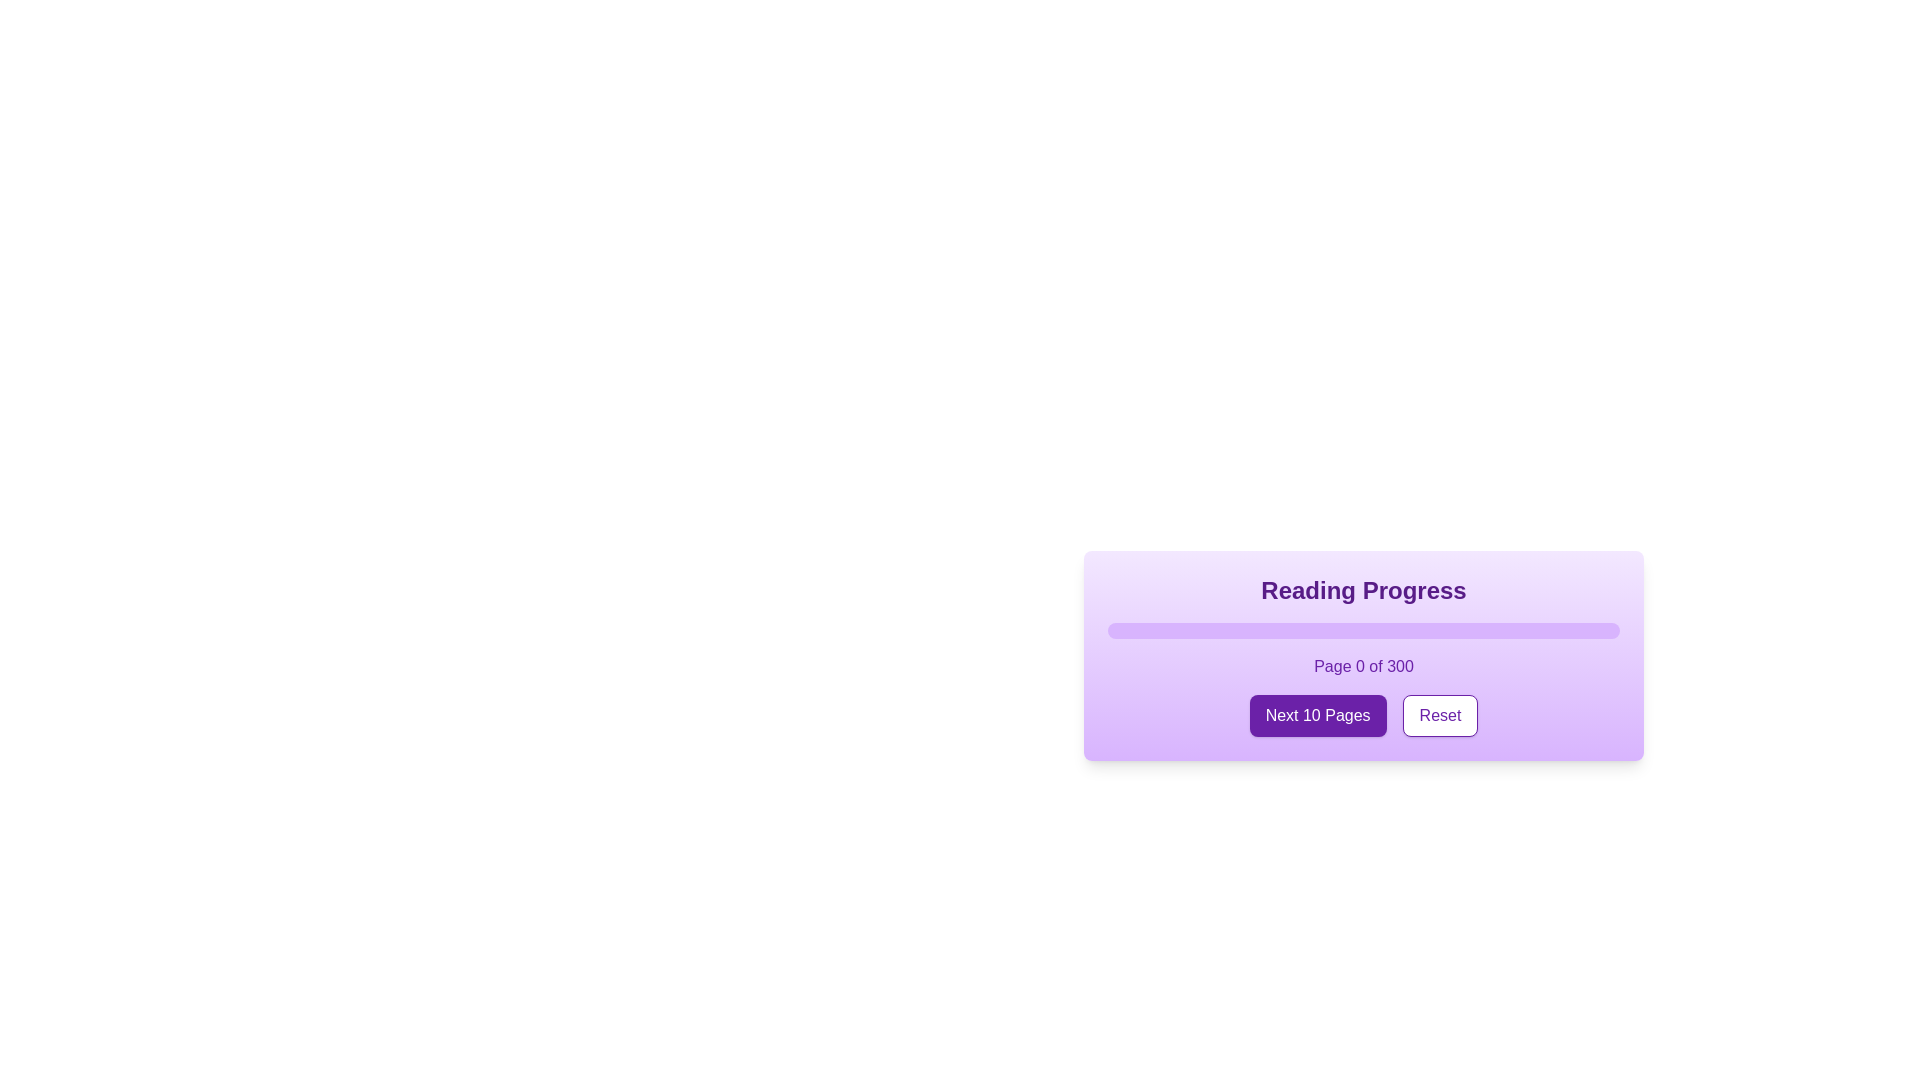 The height and width of the screenshot is (1080, 1920). I want to click on the 'Next 10 Pages' button, so click(1318, 715).